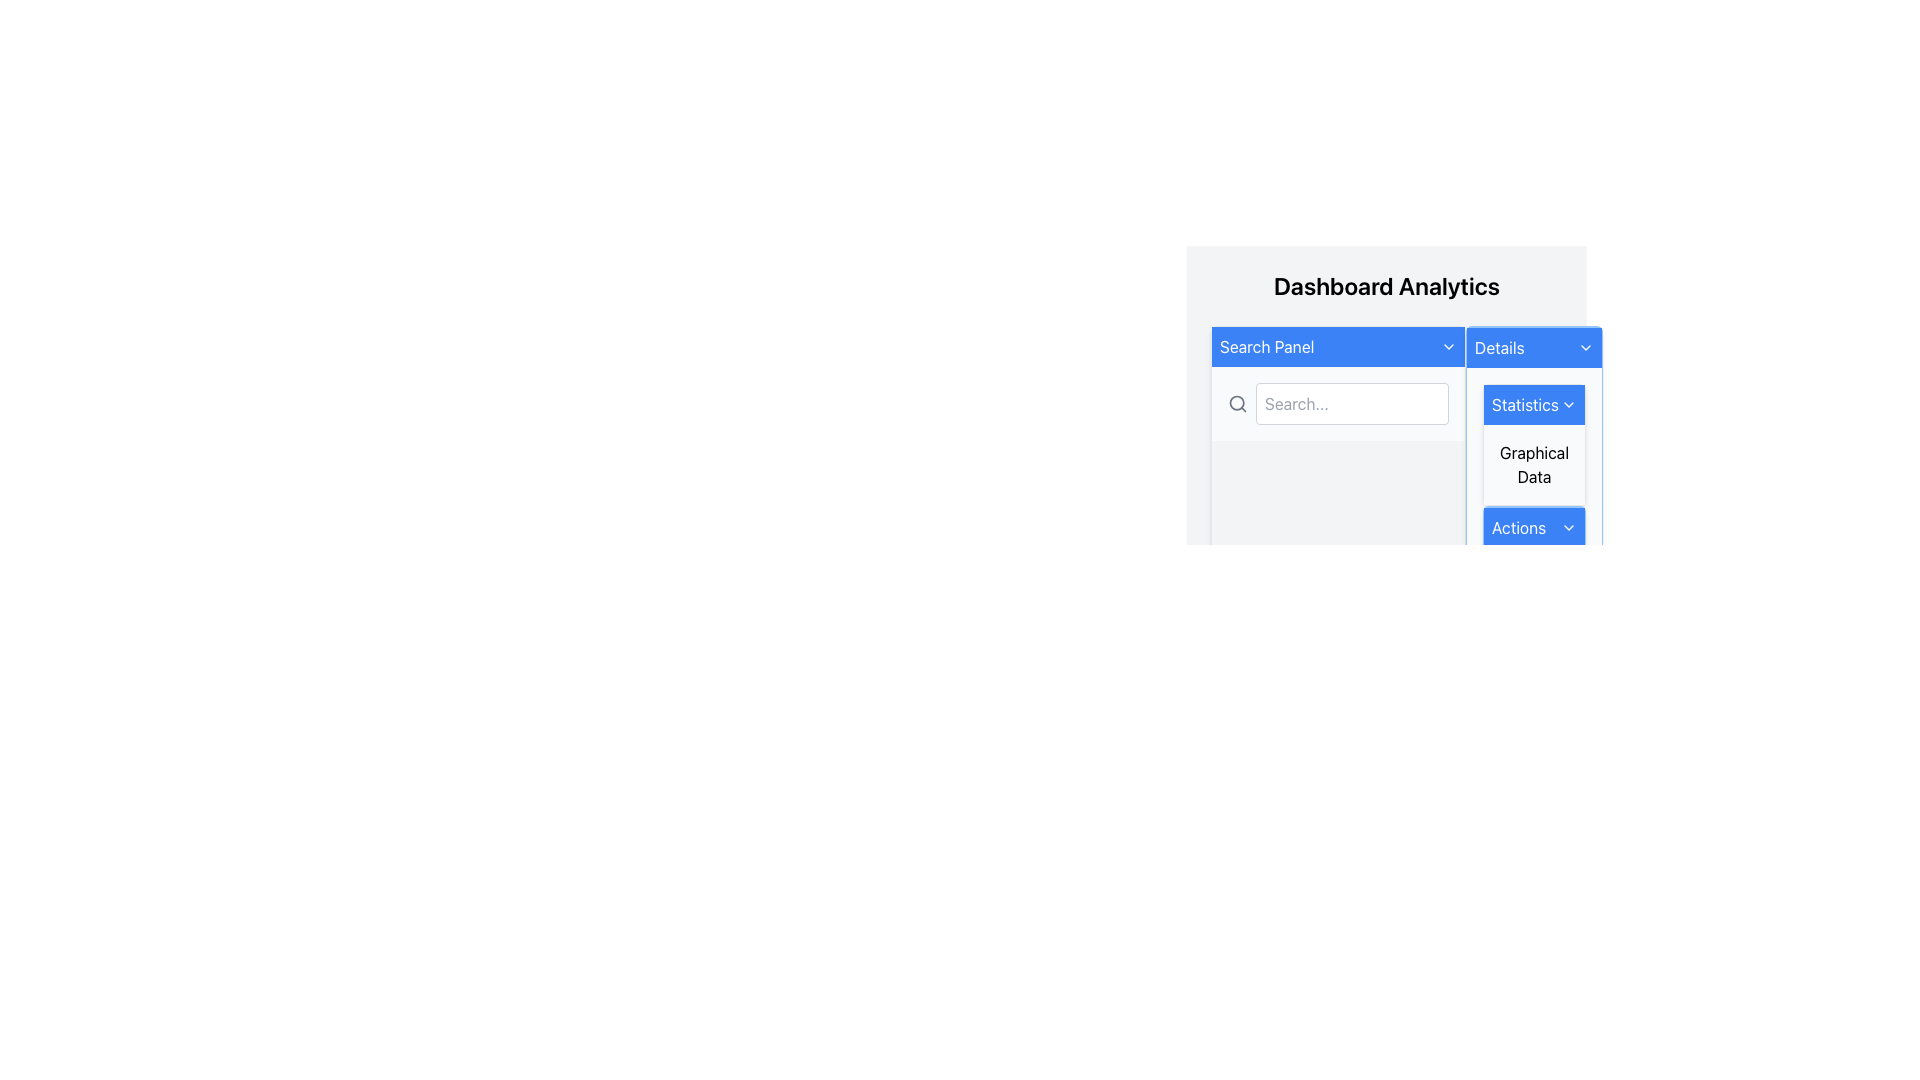 This screenshot has height=1080, width=1920. Describe the element at coordinates (1533, 527) in the screenshot. I see `the rectangular button with a blue background and white text labeled 'Actions' located` at that location.